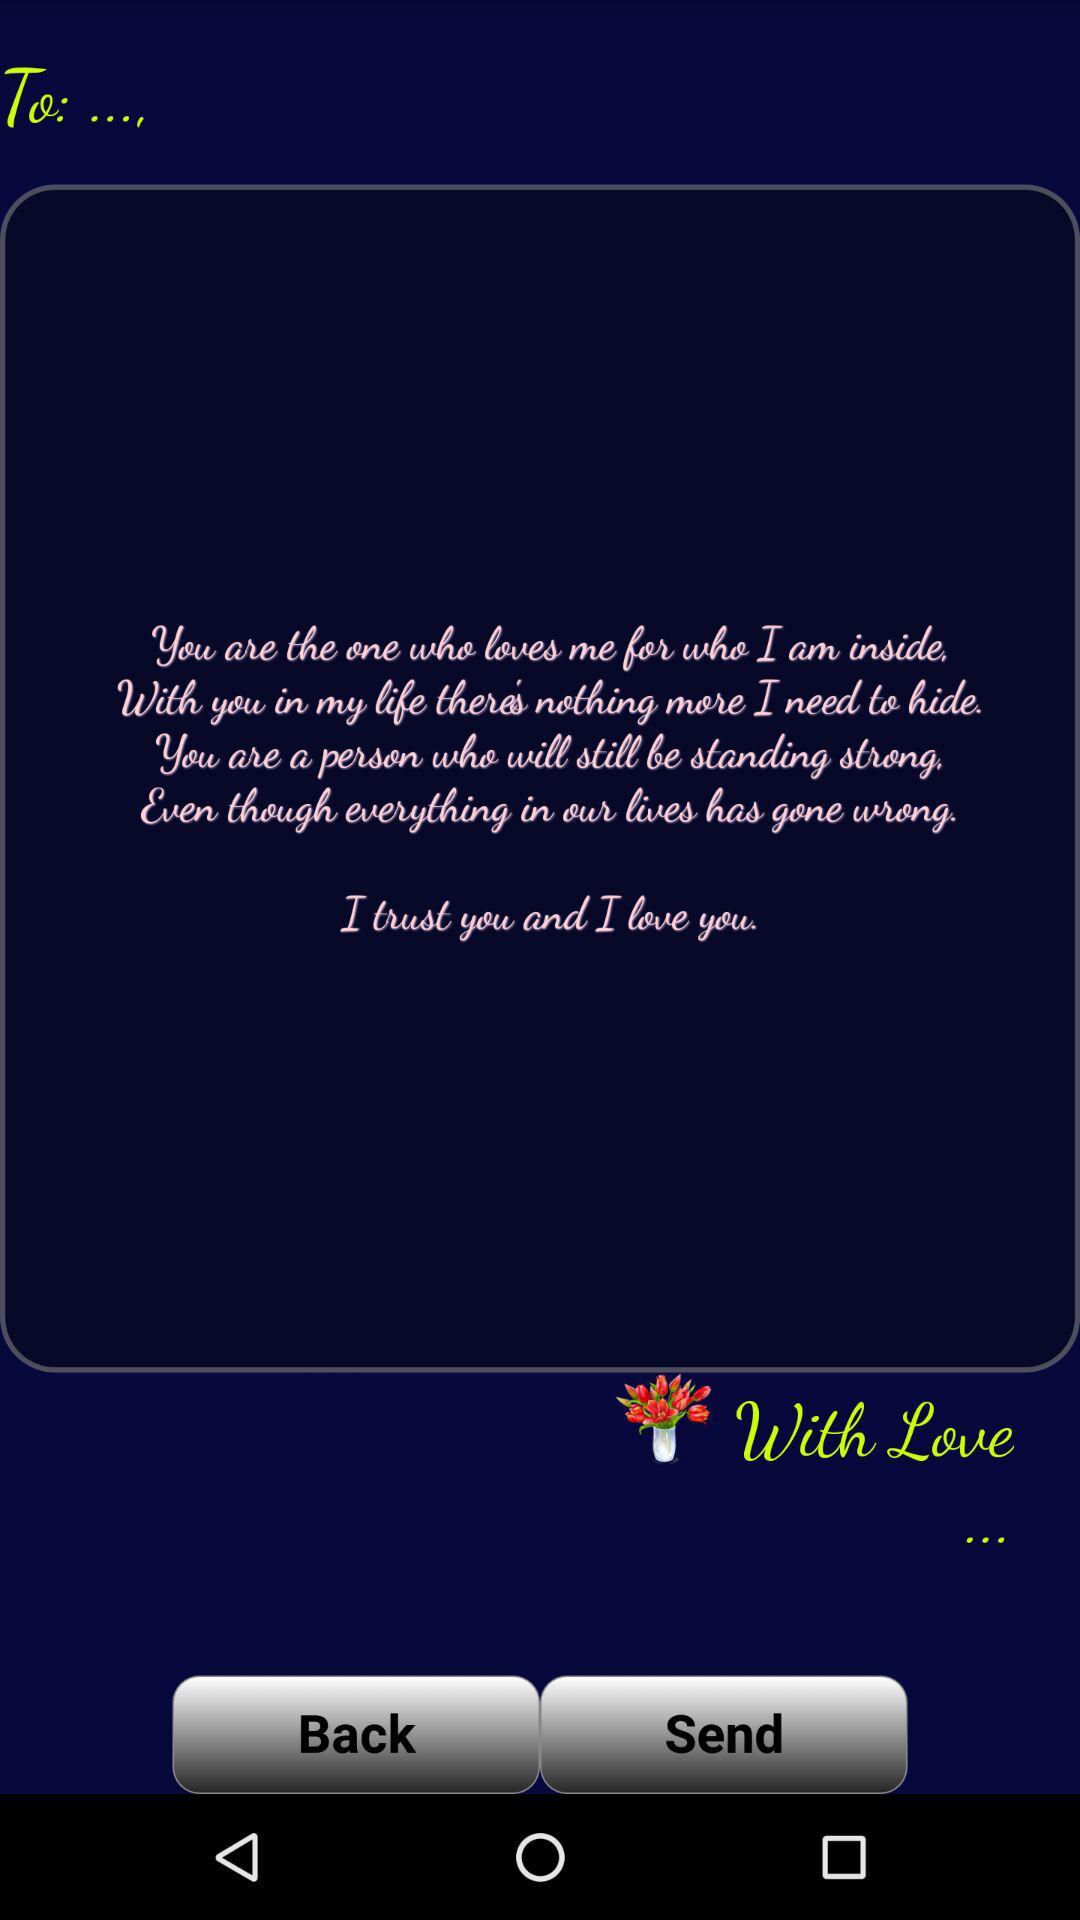 The width and height of the screenshot is (1080, 1920). Describe the element at coordinates (723, 1733) in the screenshot. I see `the send icon` at that location.